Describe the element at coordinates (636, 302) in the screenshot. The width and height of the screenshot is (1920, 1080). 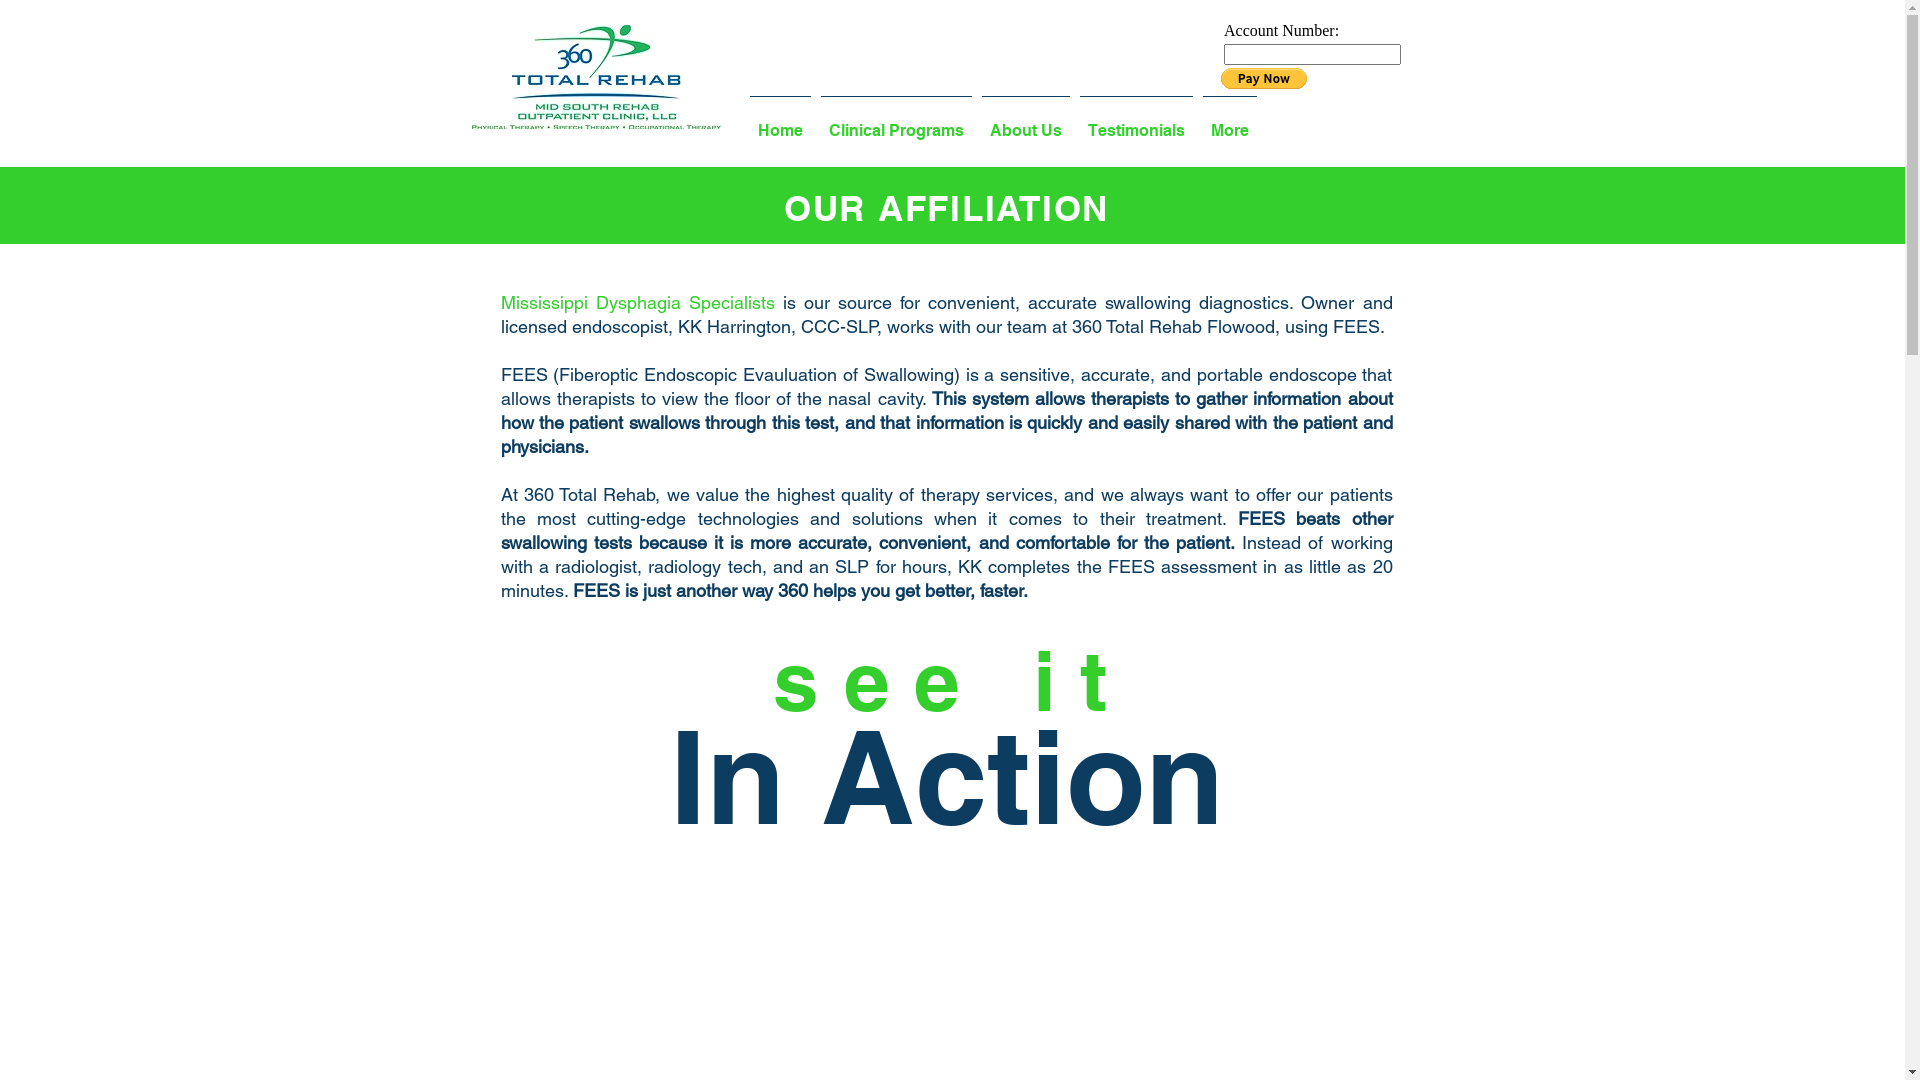
I see `'Mississippi Dysphagia Specialists'` at that location.